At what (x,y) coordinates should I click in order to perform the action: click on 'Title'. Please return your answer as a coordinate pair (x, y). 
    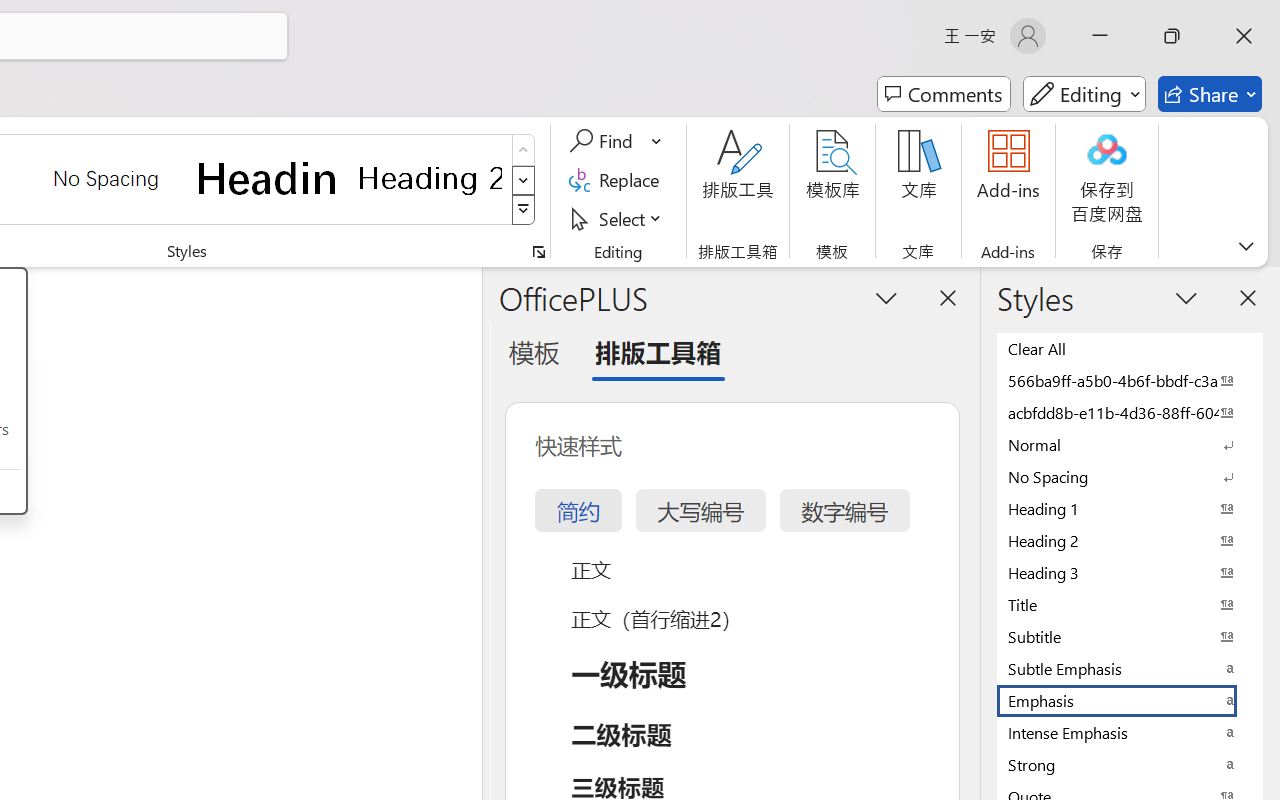
    Looking at the image, I should click on (1130, 604).